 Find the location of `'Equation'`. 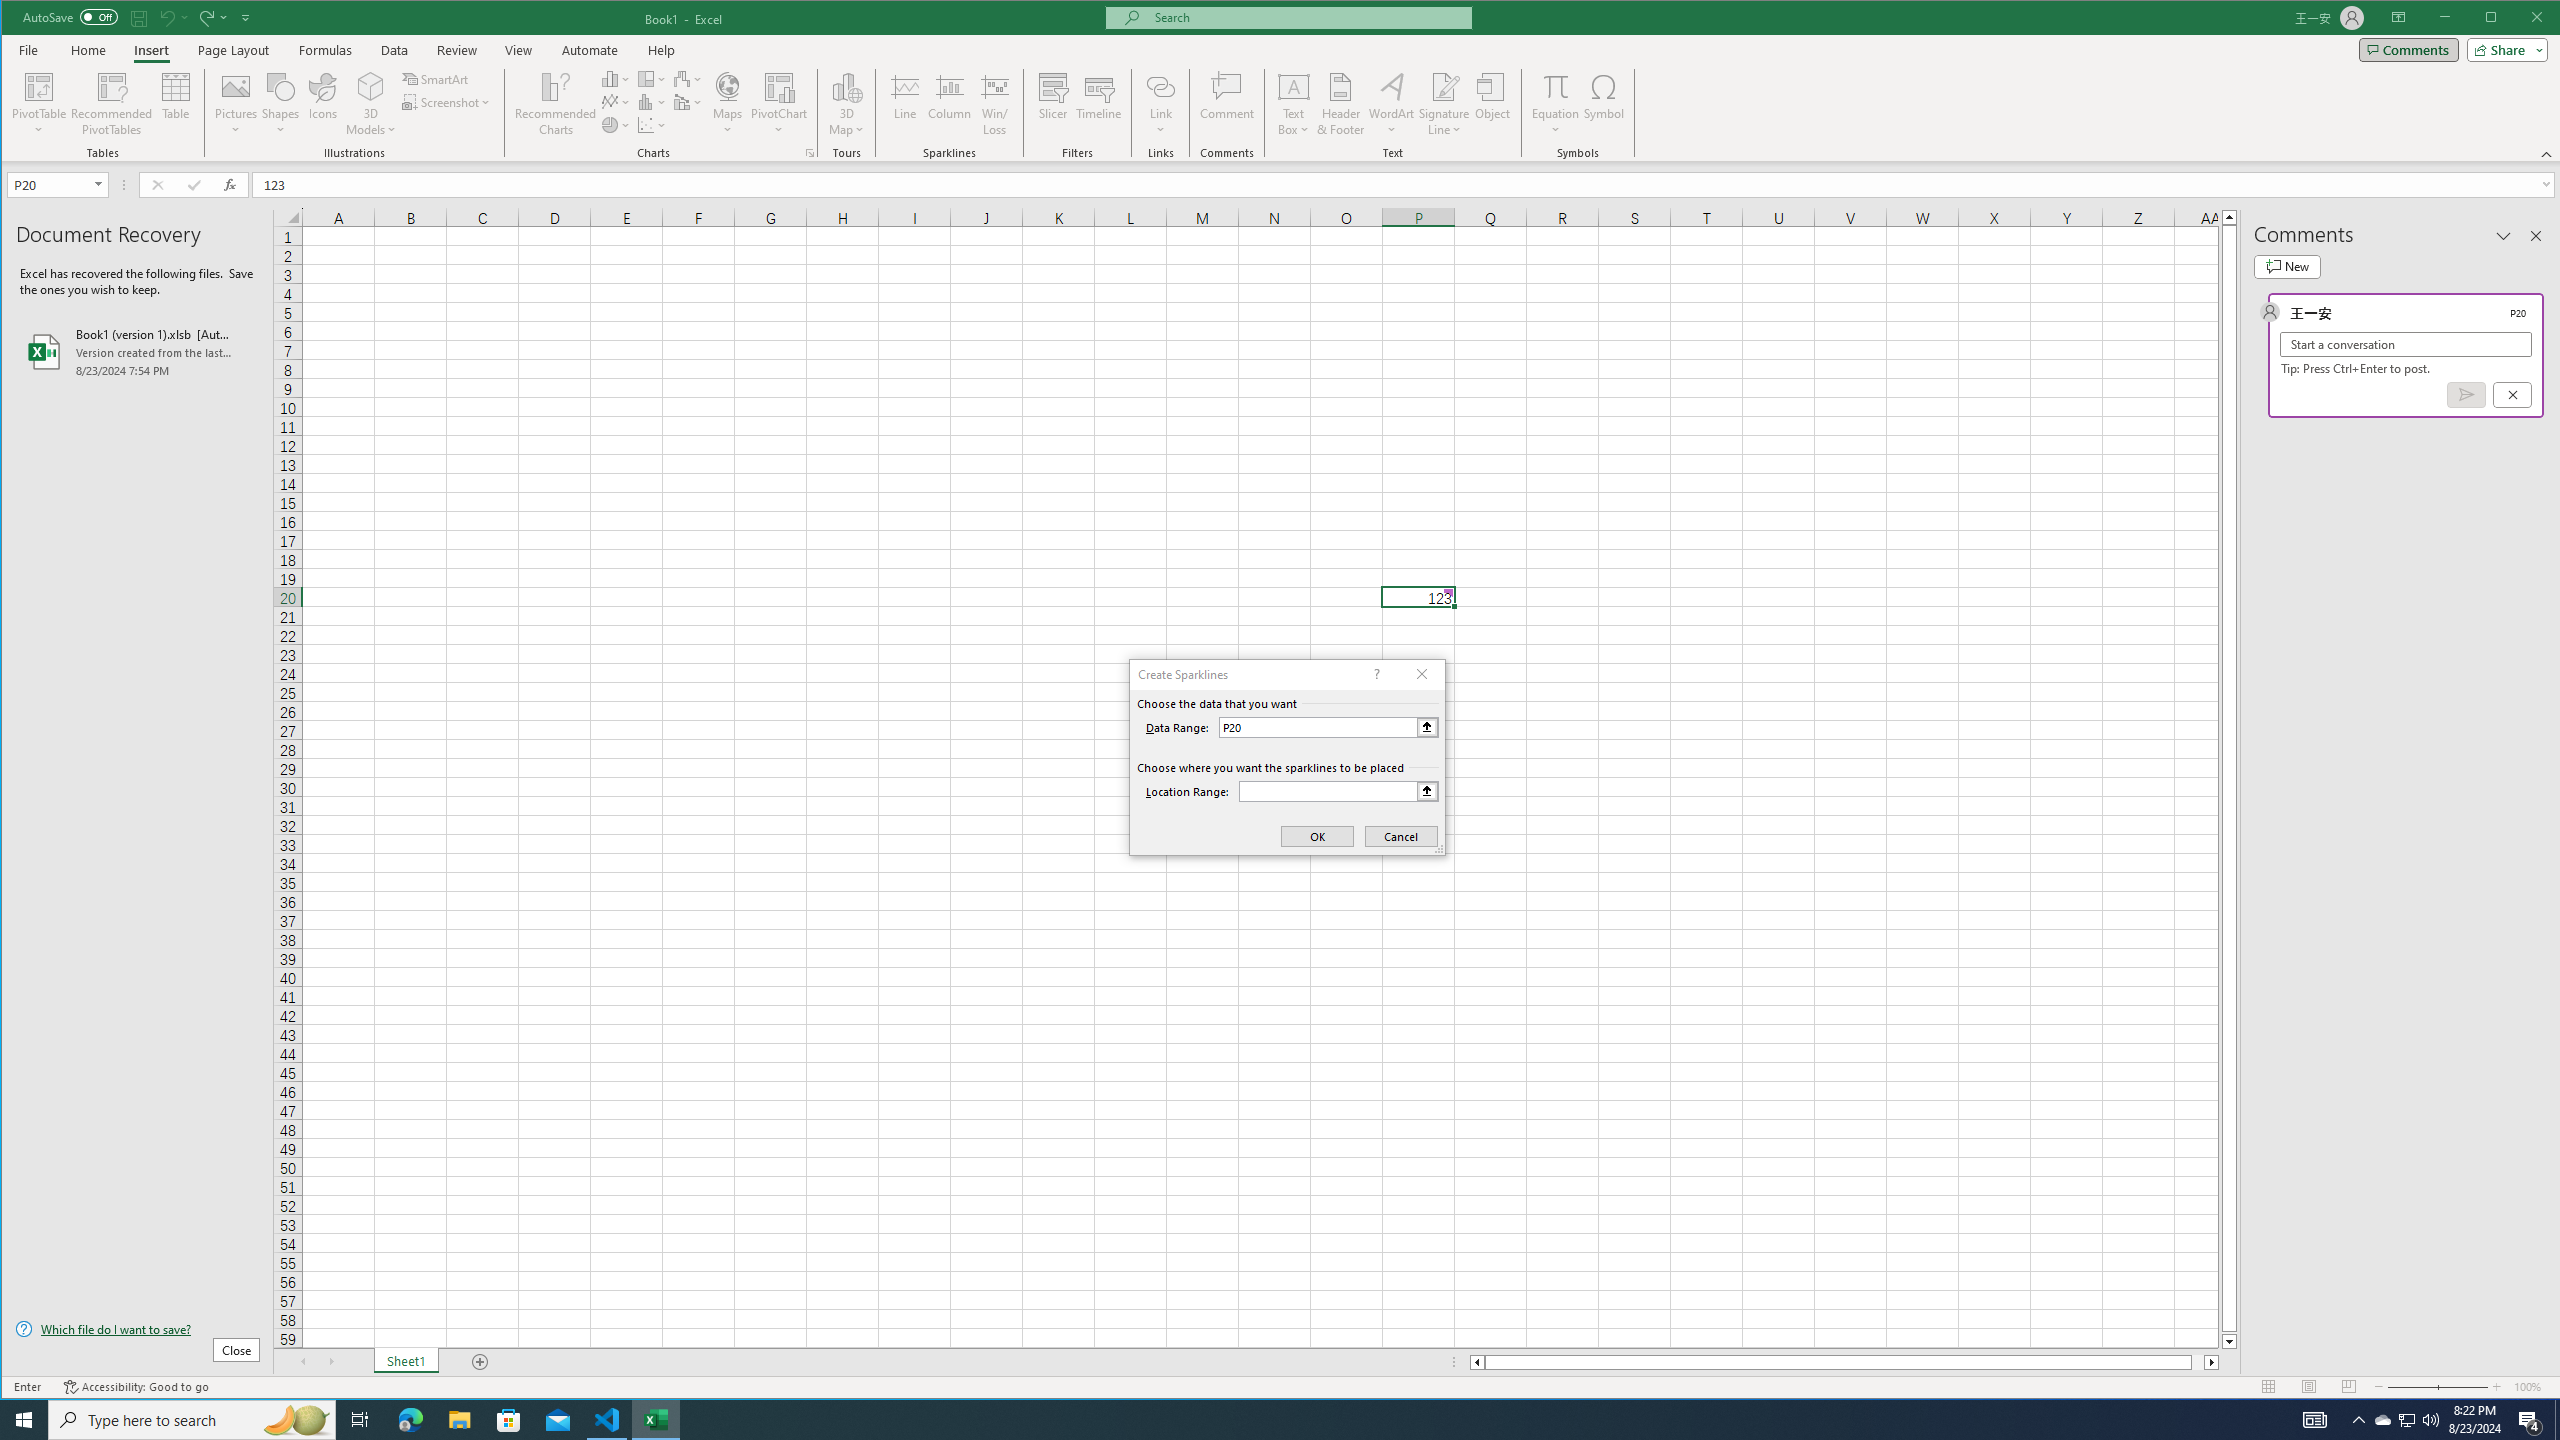

'Equation' is located at coordinates (1556, 85).